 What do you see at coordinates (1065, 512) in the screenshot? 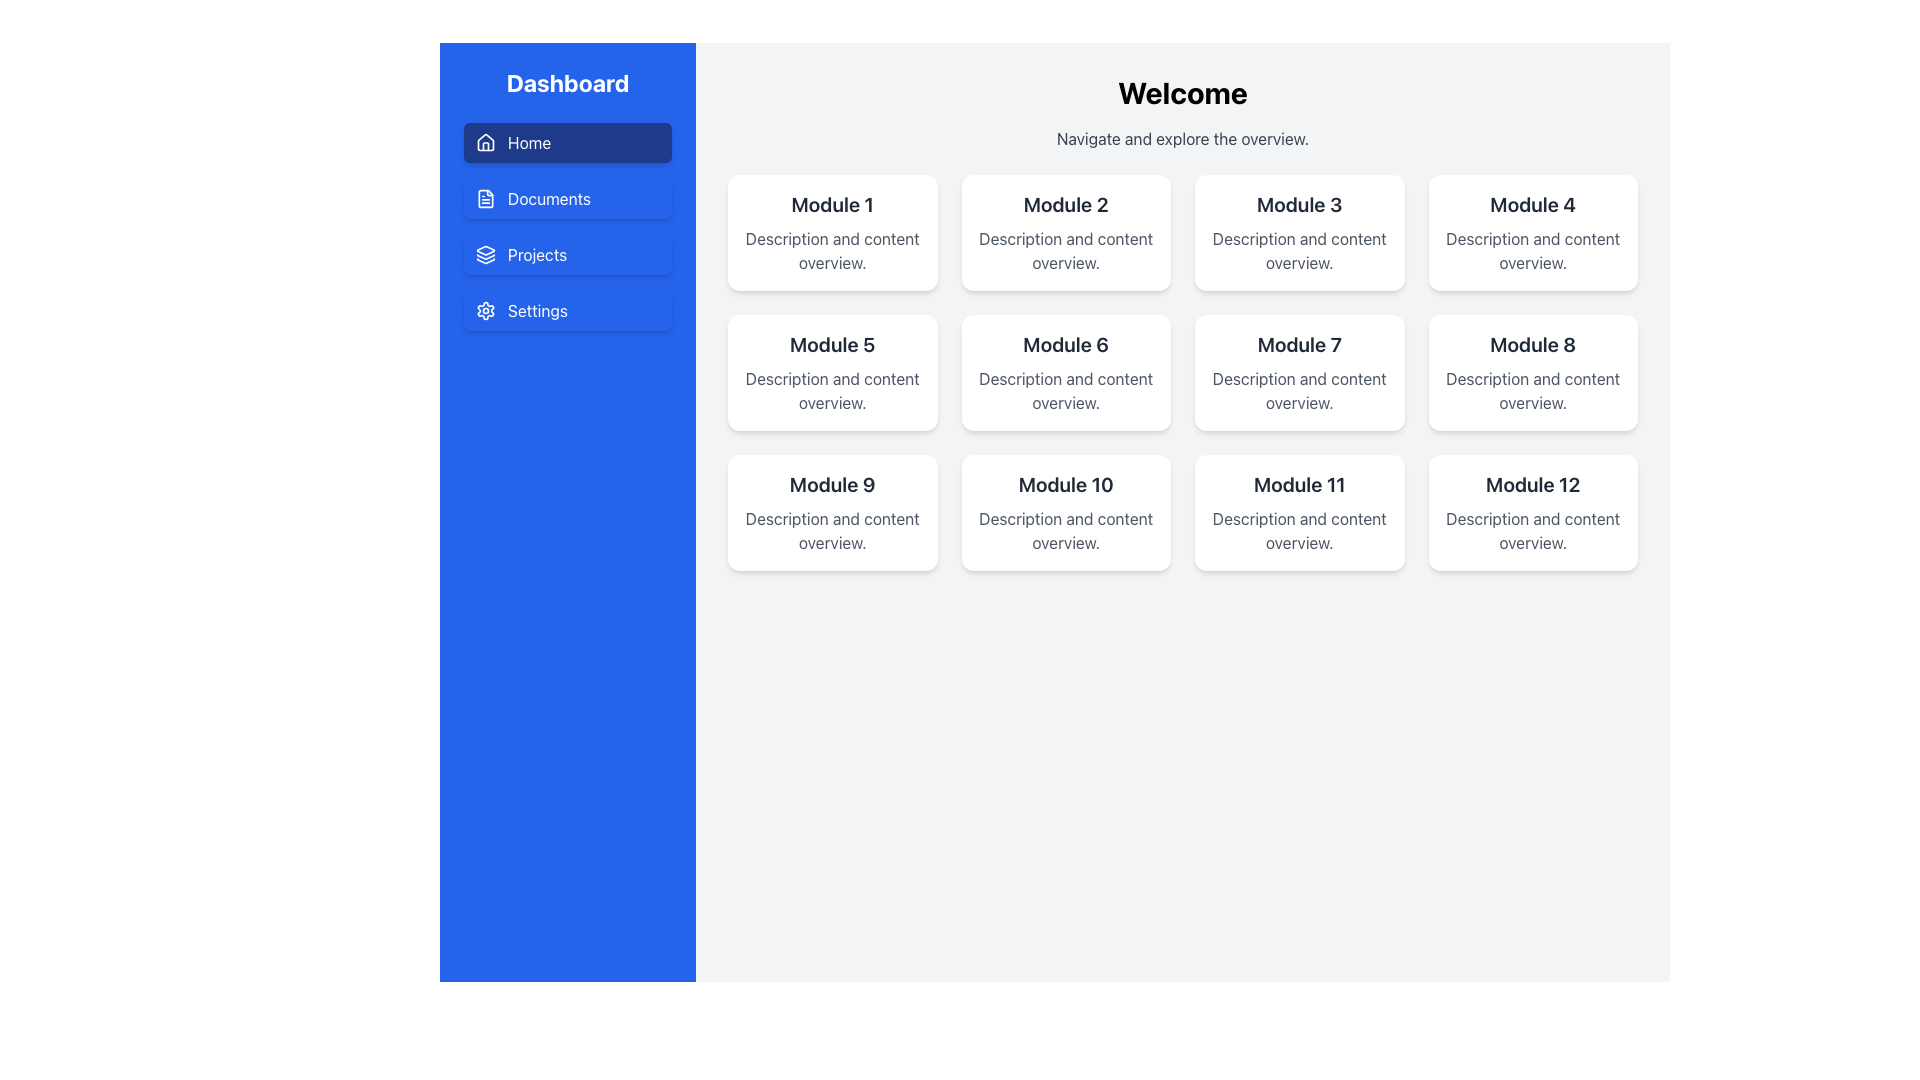
I see `the static text card for 'Module 10', located in the fourth row and second column of the grid layout` at bounding box center [1065, 512].